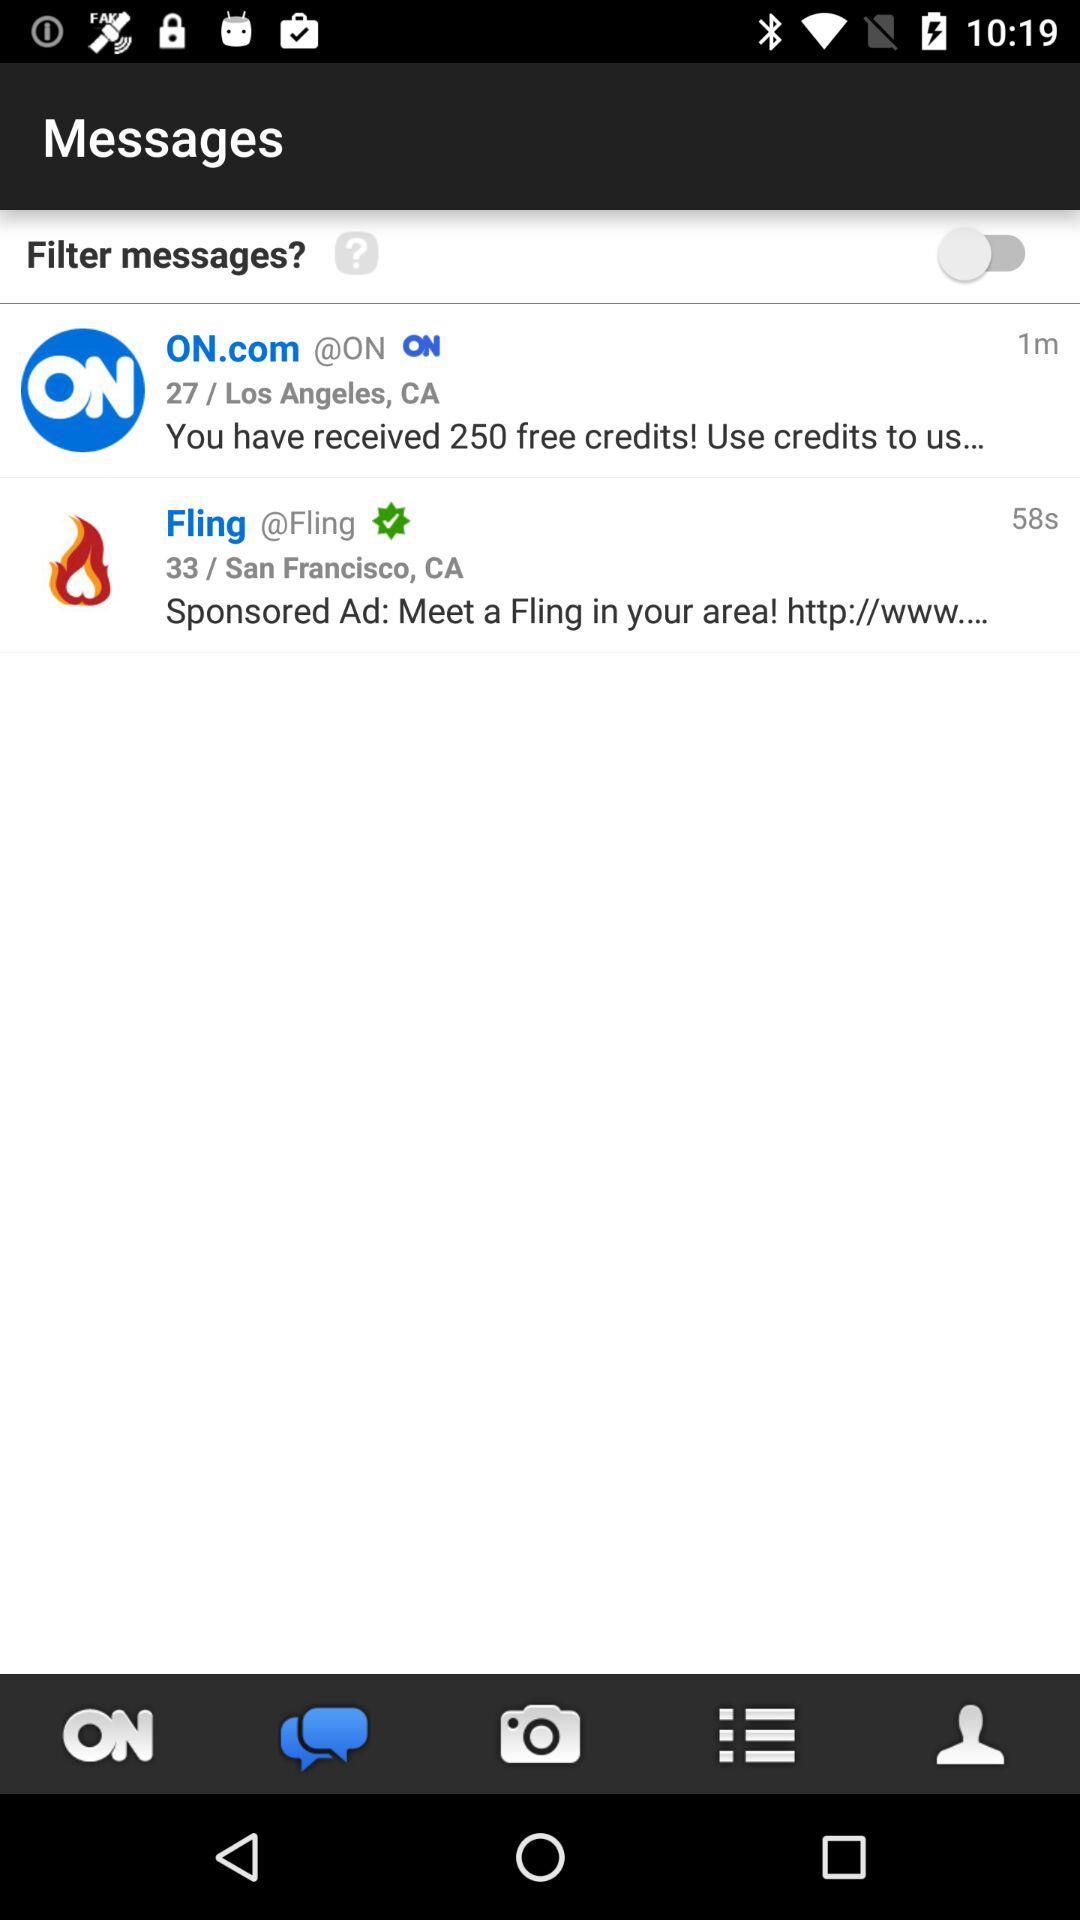  What do you see at coordinates (302, 391) in the screenshot?
I see `the 27 los angeles` at bounding box center [302, 391].